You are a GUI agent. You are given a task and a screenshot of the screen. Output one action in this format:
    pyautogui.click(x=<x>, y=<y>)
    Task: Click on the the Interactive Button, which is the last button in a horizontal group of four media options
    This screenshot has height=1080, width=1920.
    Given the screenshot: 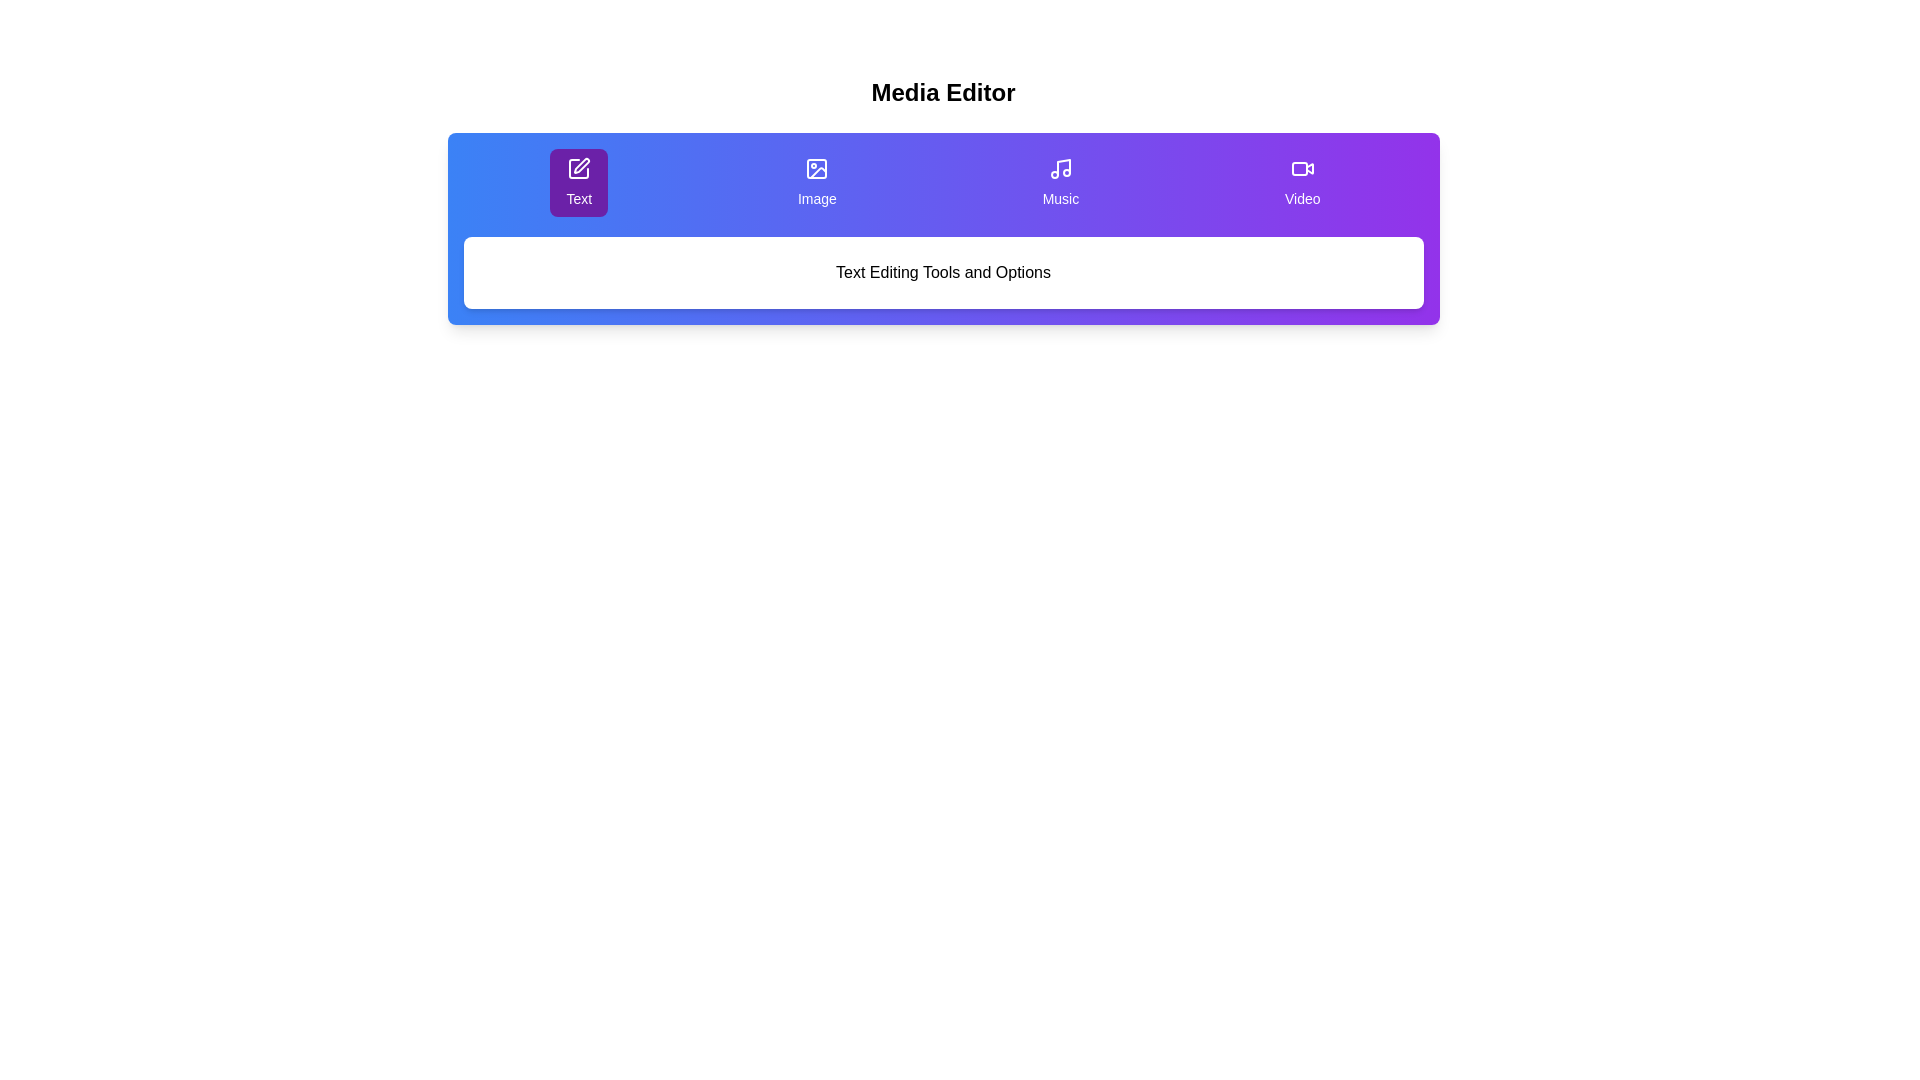 What is the action you would take?
    pyautogui.click(x=1302, y=182)
    